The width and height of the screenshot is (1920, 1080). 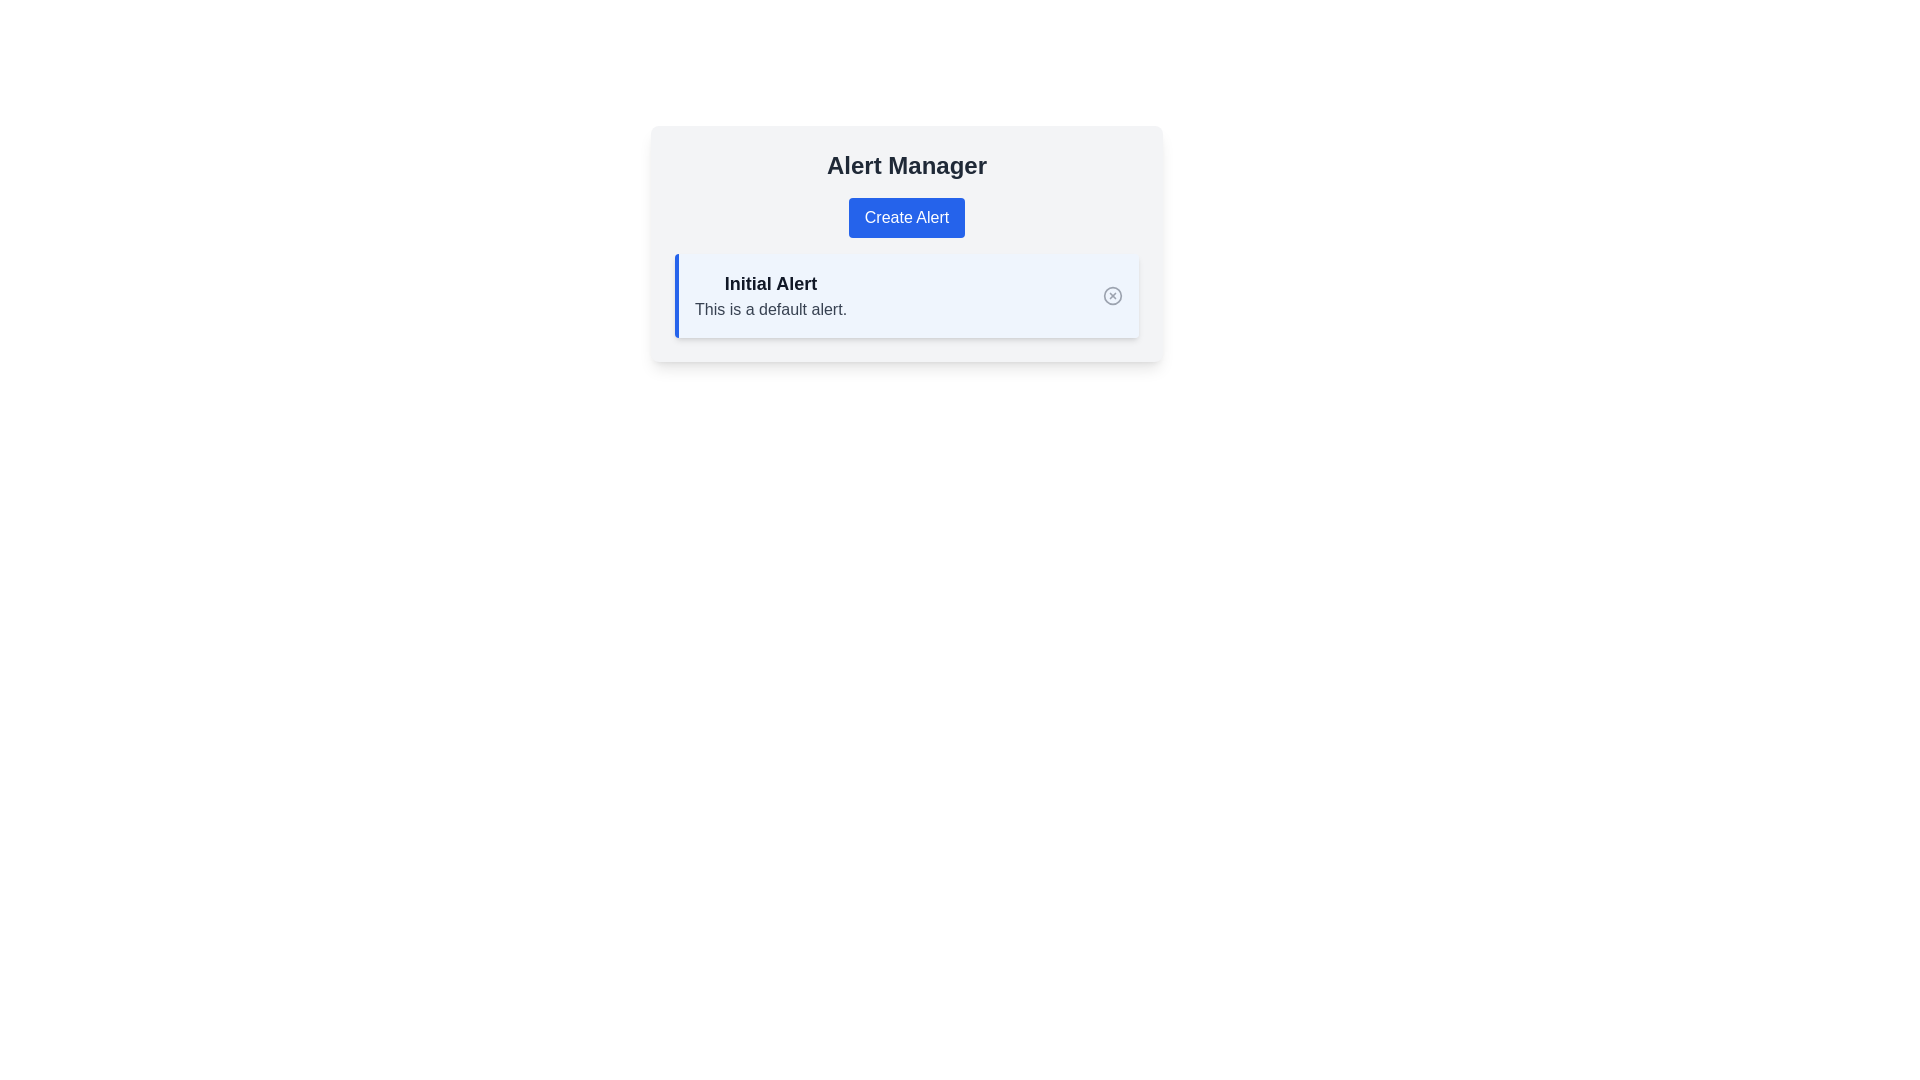 I want to click on the interactive areas of the 'Create Alert' button within the 'Alert Manager' card component, so click(x=906, y=242).